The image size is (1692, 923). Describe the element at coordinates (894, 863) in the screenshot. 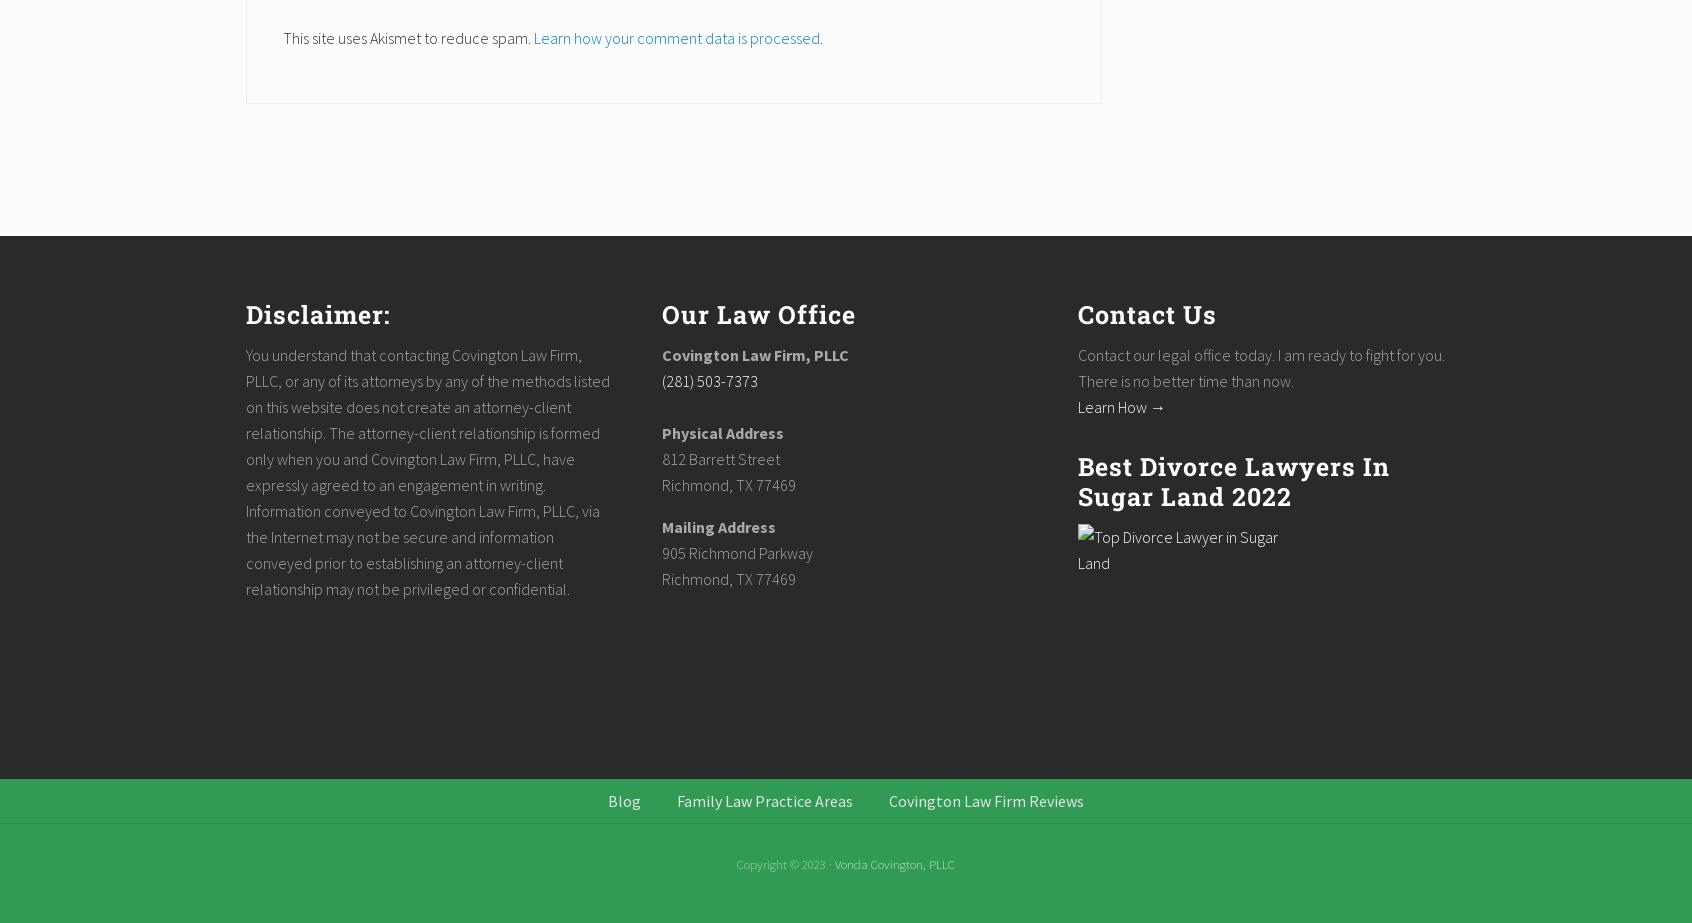

I see `'Vonda Covington, PLLC'` at that location.